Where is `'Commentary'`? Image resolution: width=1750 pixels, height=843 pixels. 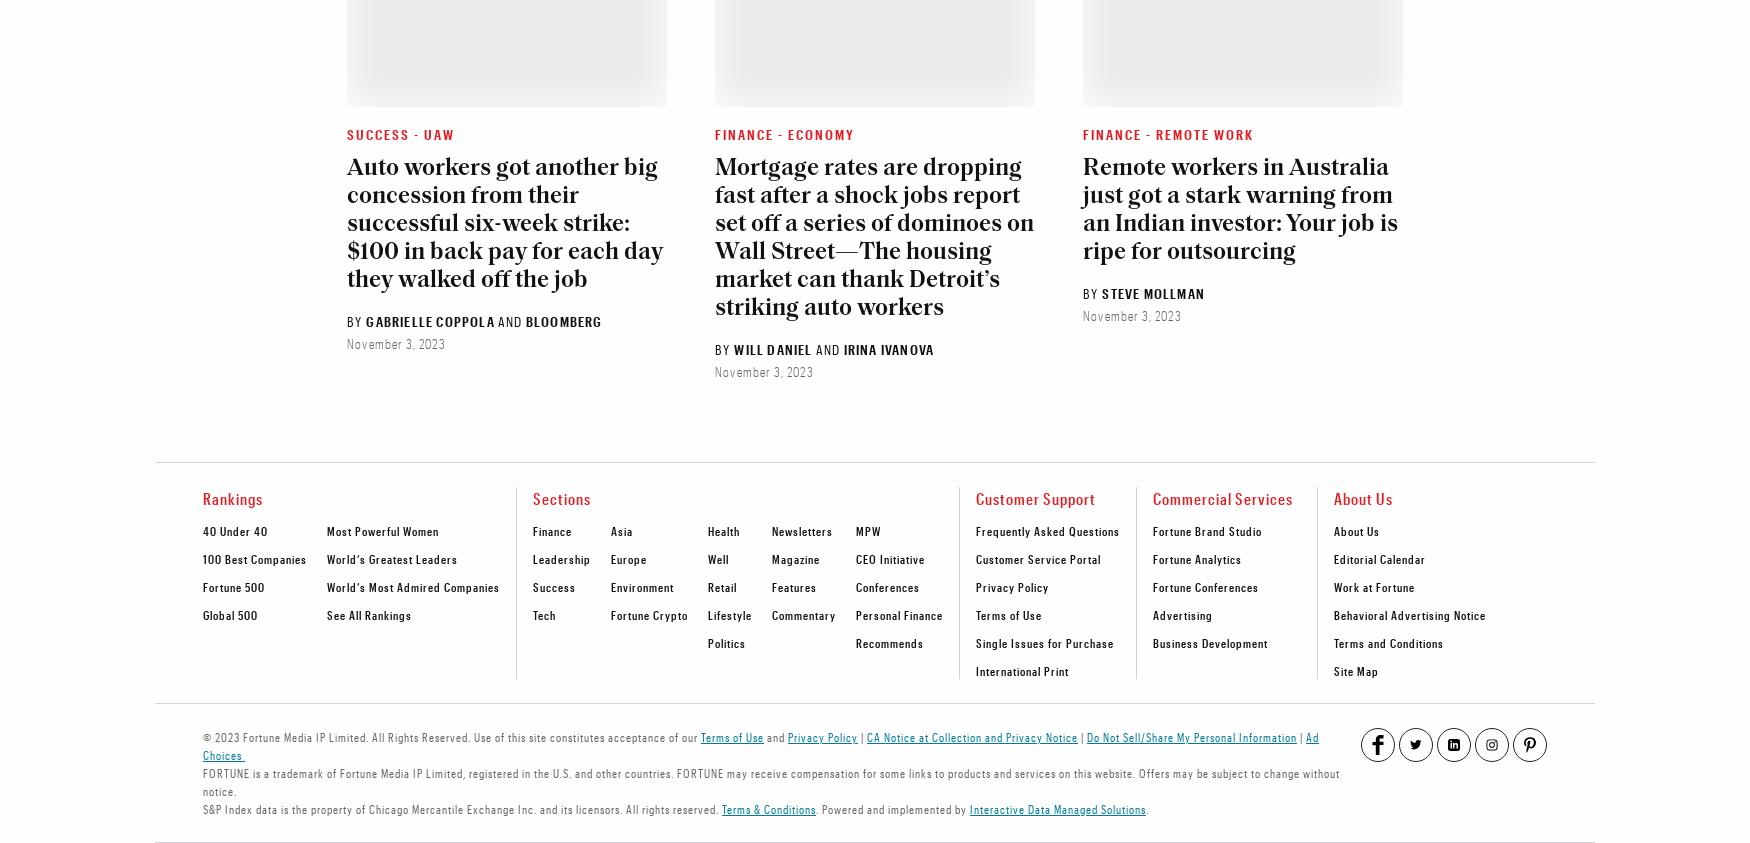 'Commentary' is located at coordinates (770, 613).